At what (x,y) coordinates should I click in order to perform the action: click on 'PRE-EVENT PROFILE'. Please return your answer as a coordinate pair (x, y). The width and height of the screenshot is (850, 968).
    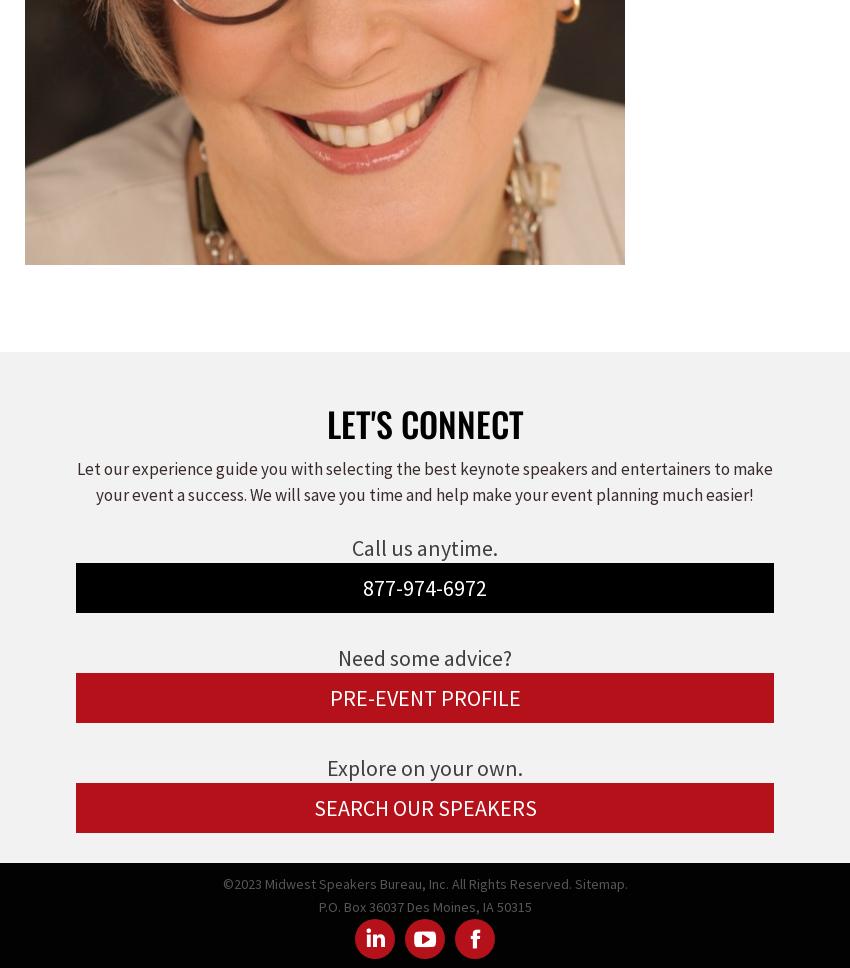
    Looking at the image, I should click on (424, 697).